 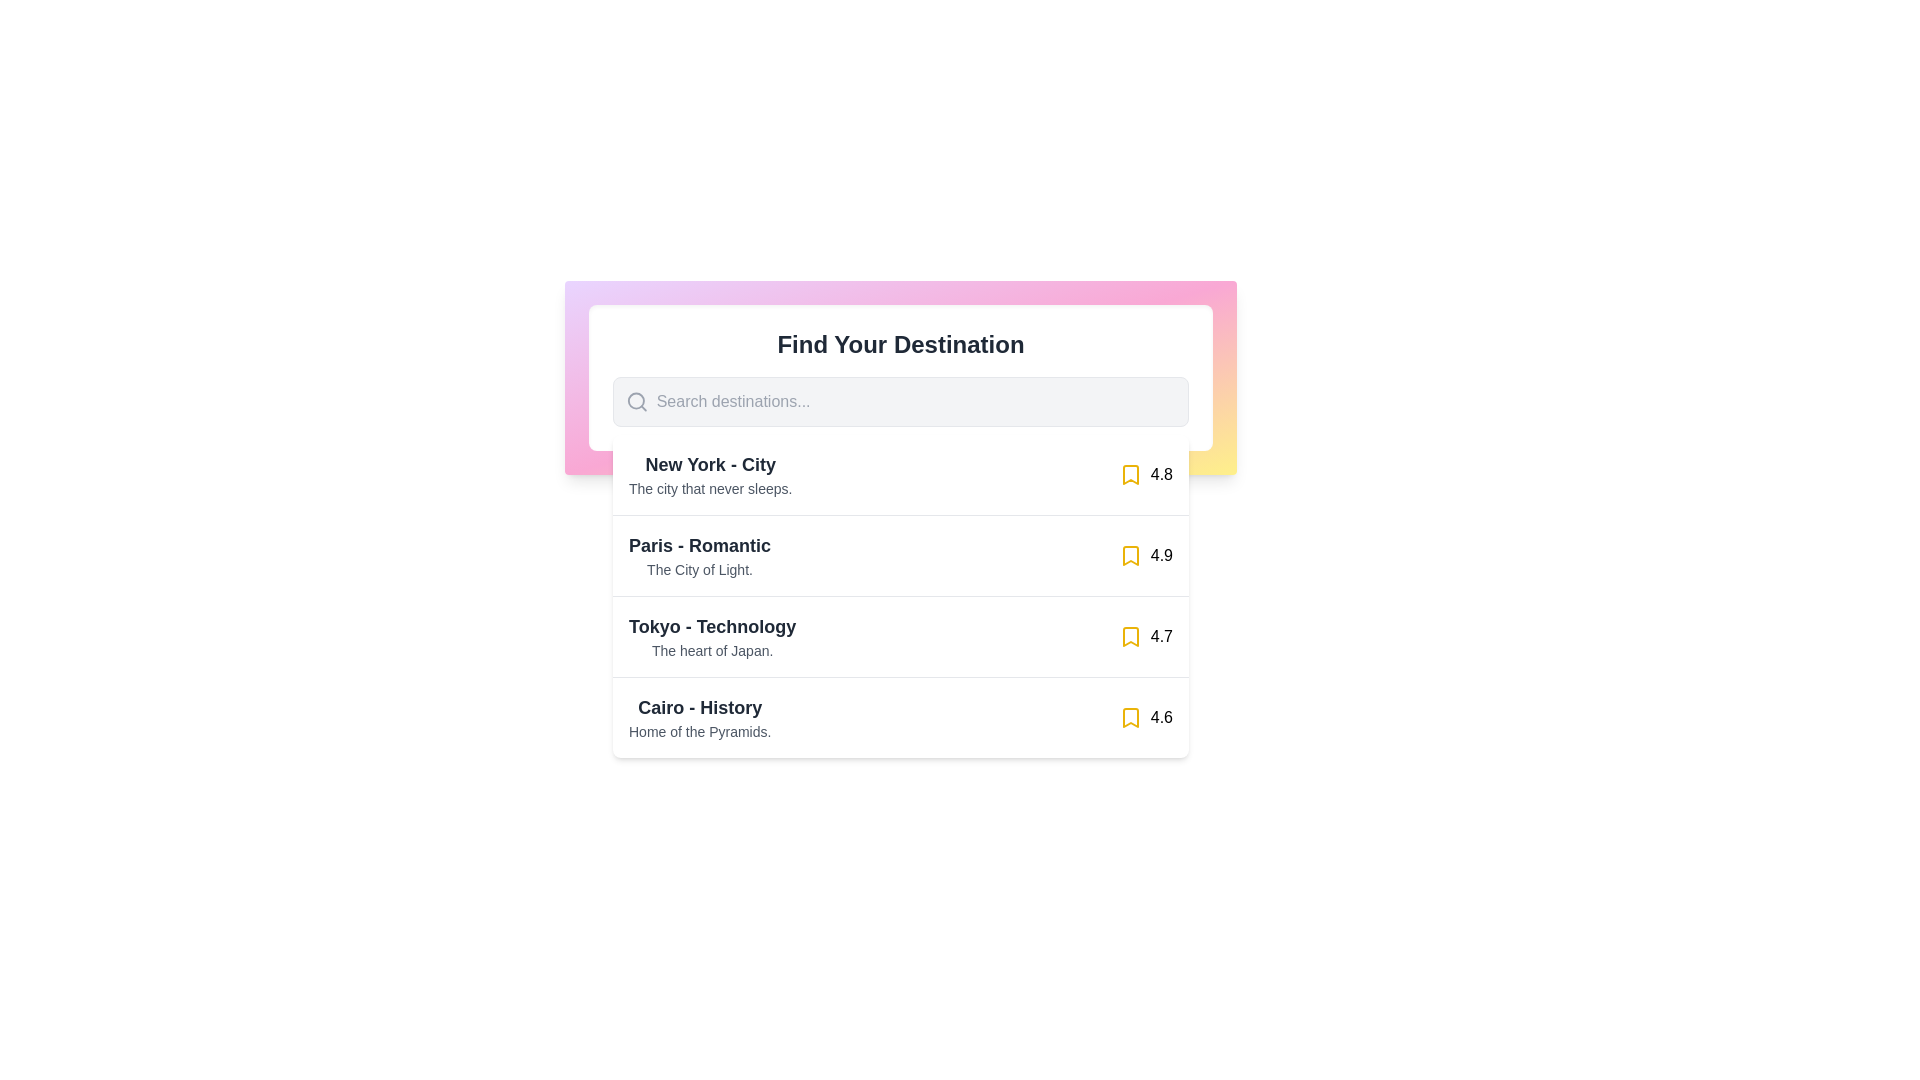 I want to click on informative text label providing additional context about the destination 'Cairo', which is positioned directly below the title 'Cairo - History', so click(x=700, y=732).